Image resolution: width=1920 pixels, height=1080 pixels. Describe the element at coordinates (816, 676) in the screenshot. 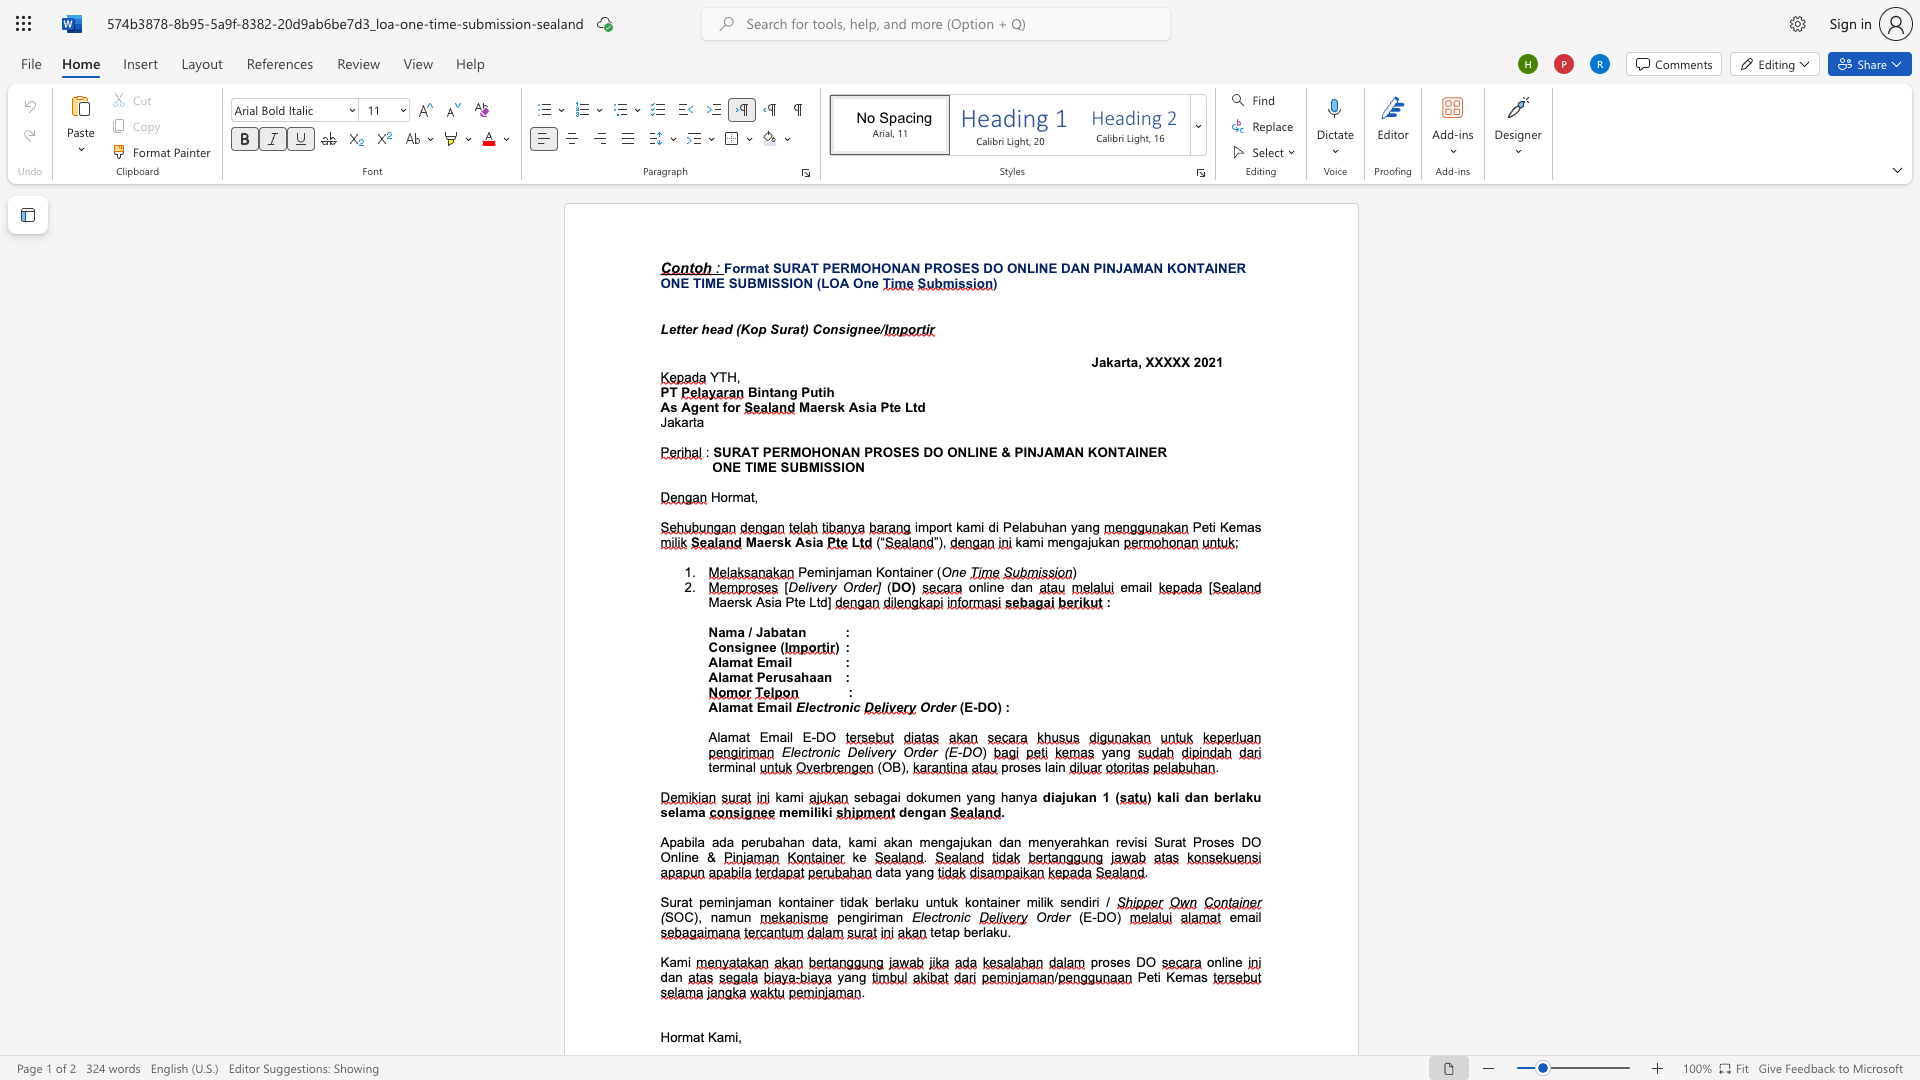

I see `the subset text "an" within the text "Alamat Perusahaan"` at that location.